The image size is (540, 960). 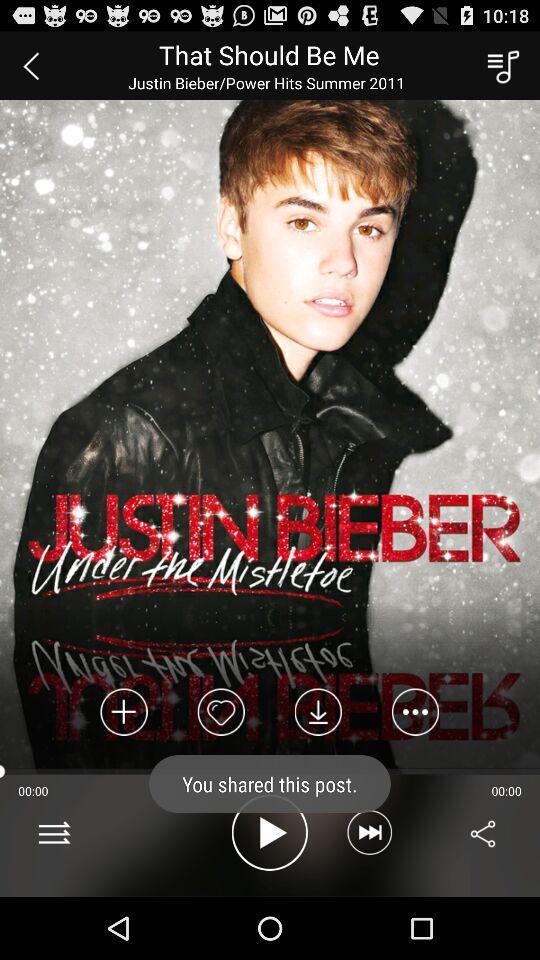 What do you see at coordinates (220, 761) in the screenshot?
I see `the favorite icon` at bounding box center [220, 761].